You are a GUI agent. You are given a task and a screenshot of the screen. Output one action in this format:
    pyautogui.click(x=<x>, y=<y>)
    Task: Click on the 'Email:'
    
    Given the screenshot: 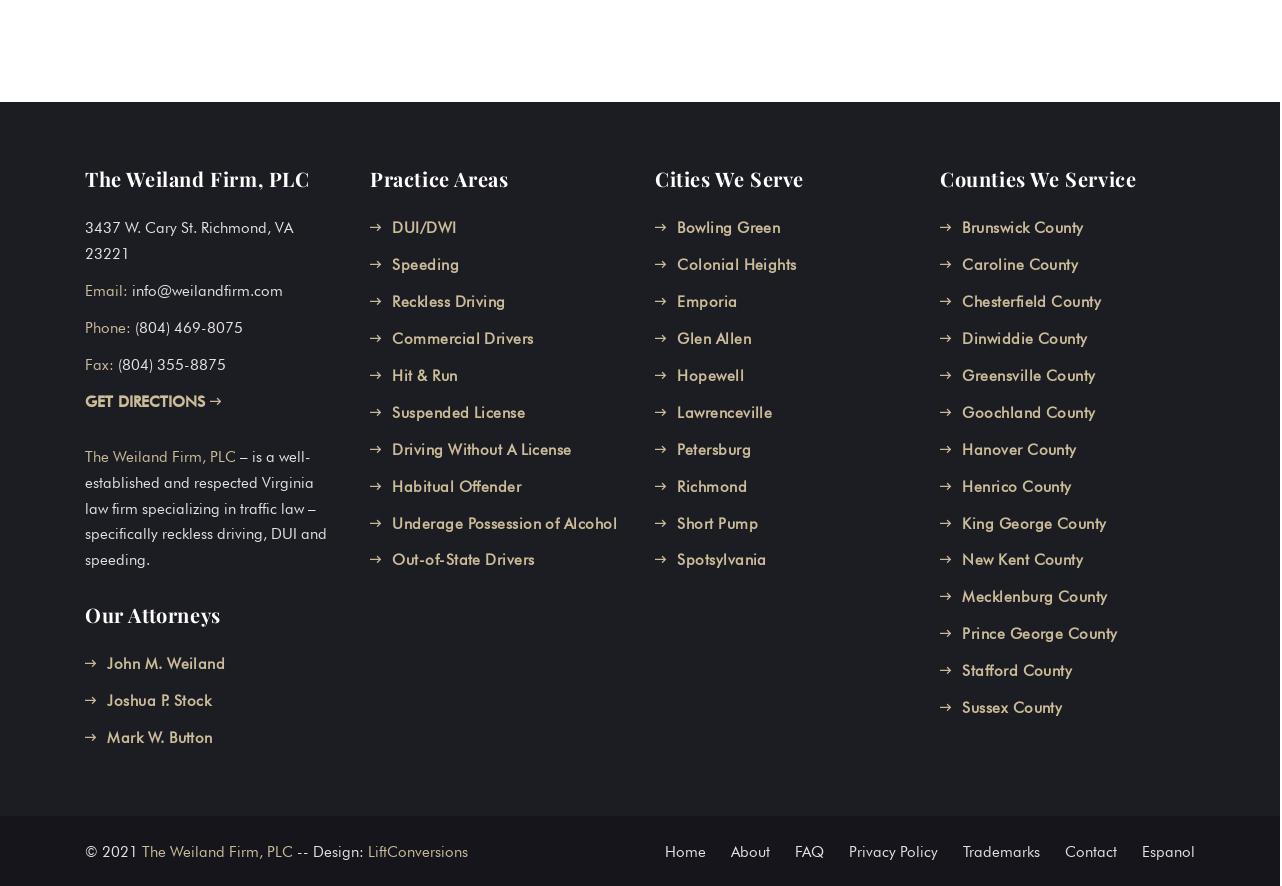 What is the action you would take?
    pyautogui.click(x=107, y=289)
    